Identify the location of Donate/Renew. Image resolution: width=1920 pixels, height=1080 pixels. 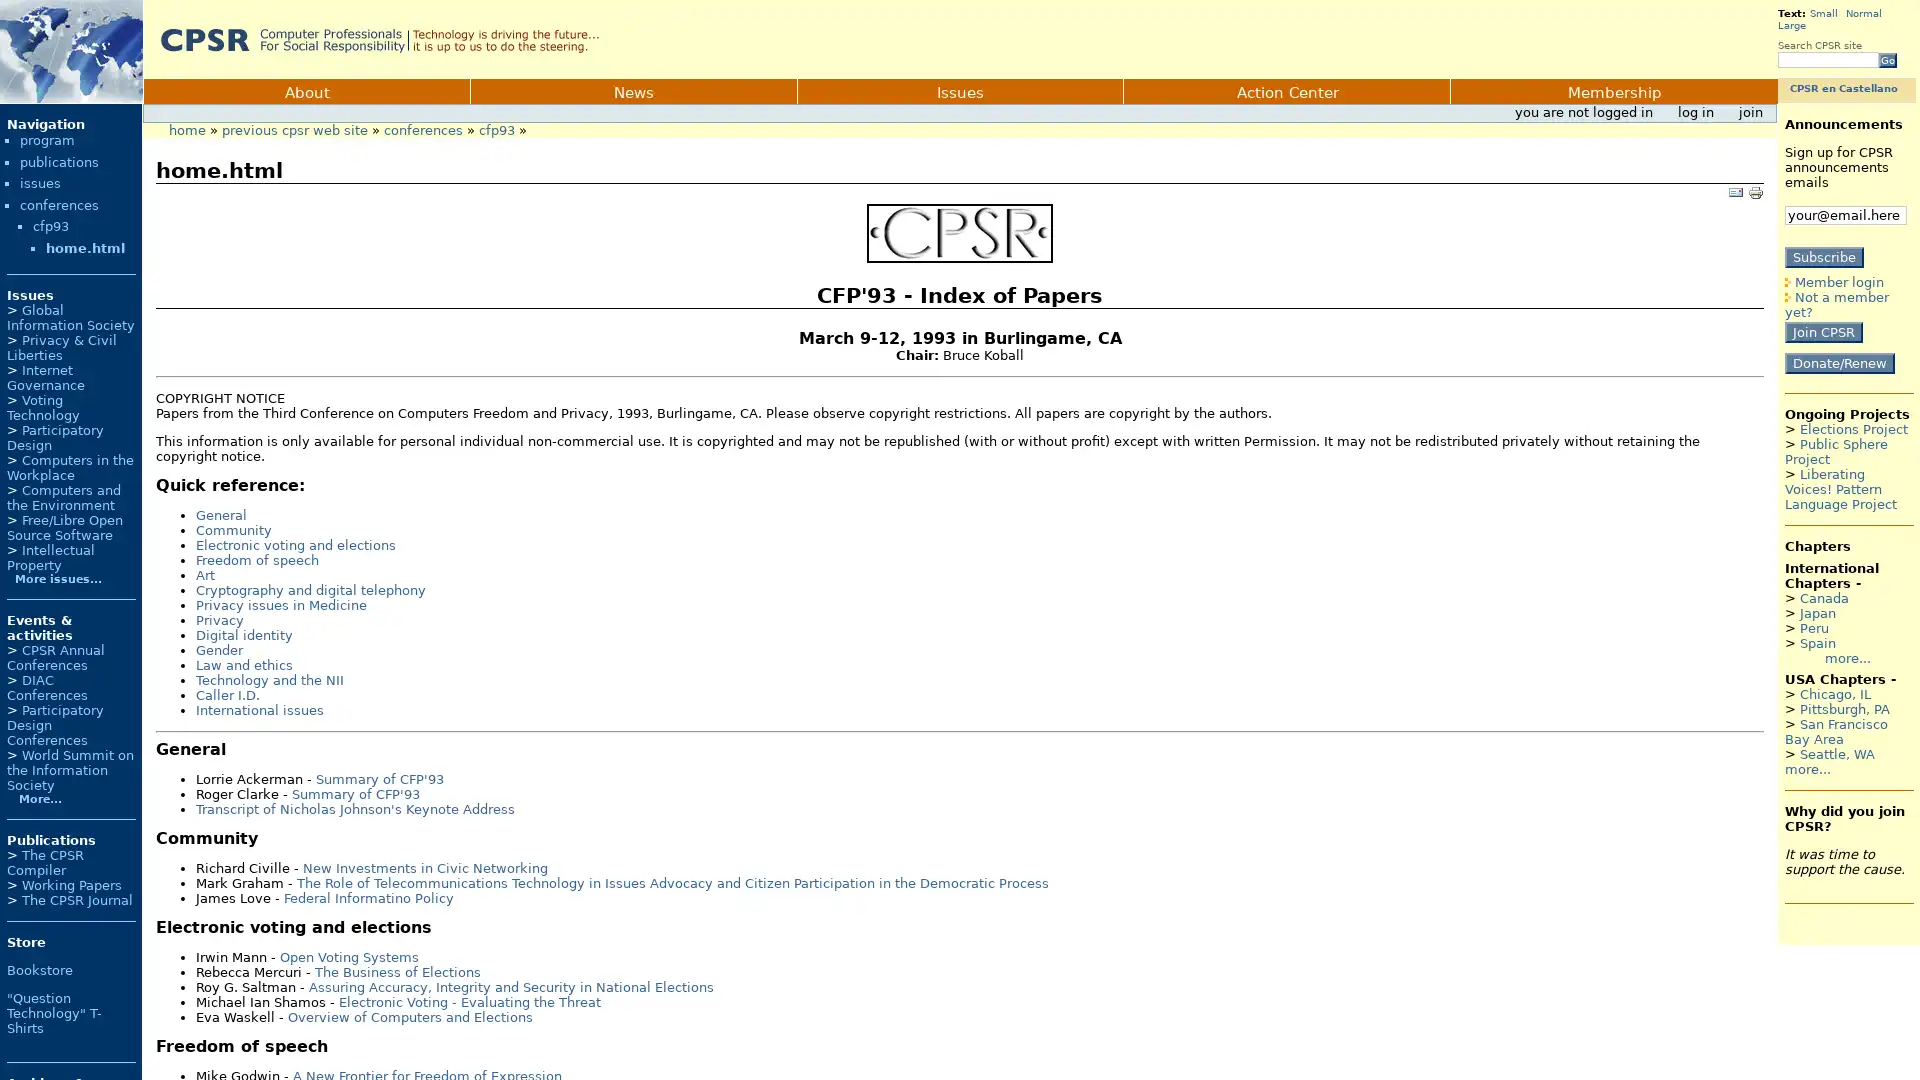
(1838, 362).